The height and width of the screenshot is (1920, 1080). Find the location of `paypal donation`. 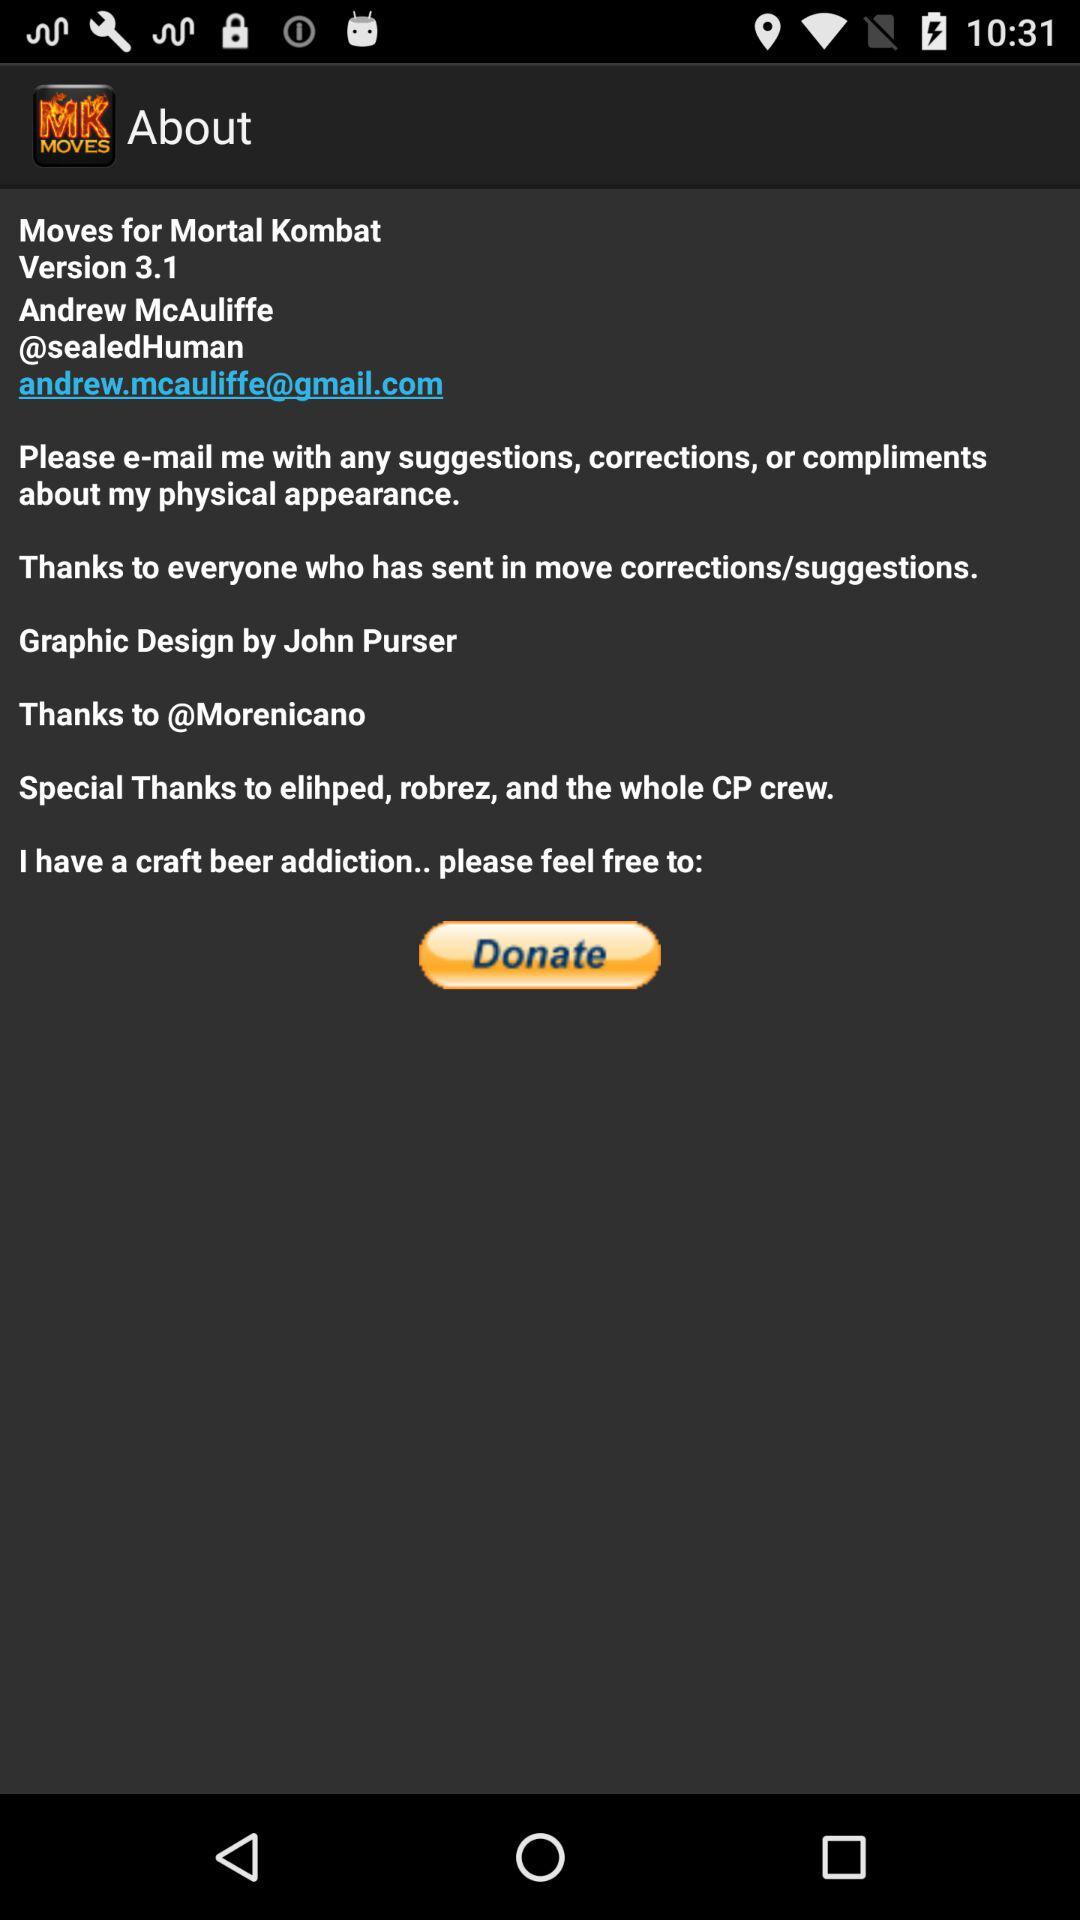

paypal donation is located at coordinates (540, 954).